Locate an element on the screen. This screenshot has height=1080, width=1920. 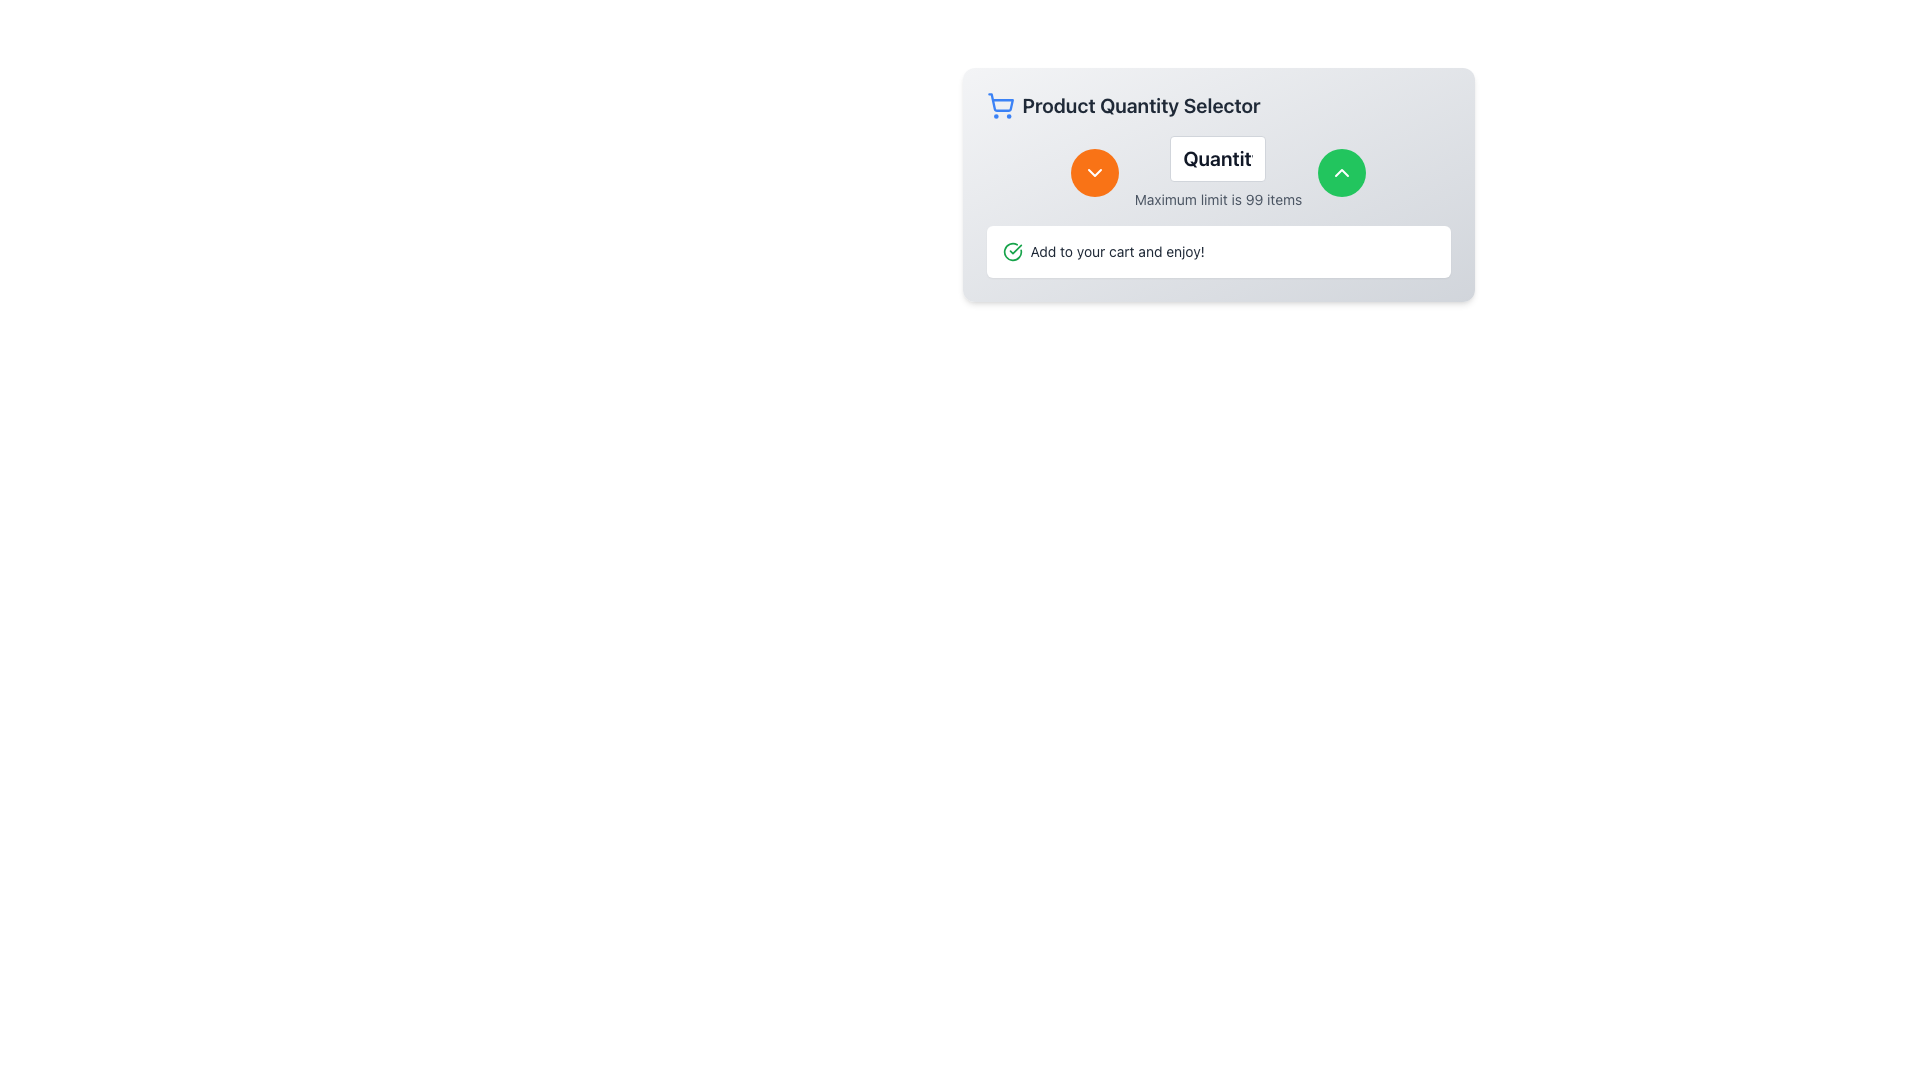
the upward-pointing chevron icon with a white stroke on a green circular background, located near the quantity selector feature in the top-right area of the interface is located at coordinates (1342, 172).